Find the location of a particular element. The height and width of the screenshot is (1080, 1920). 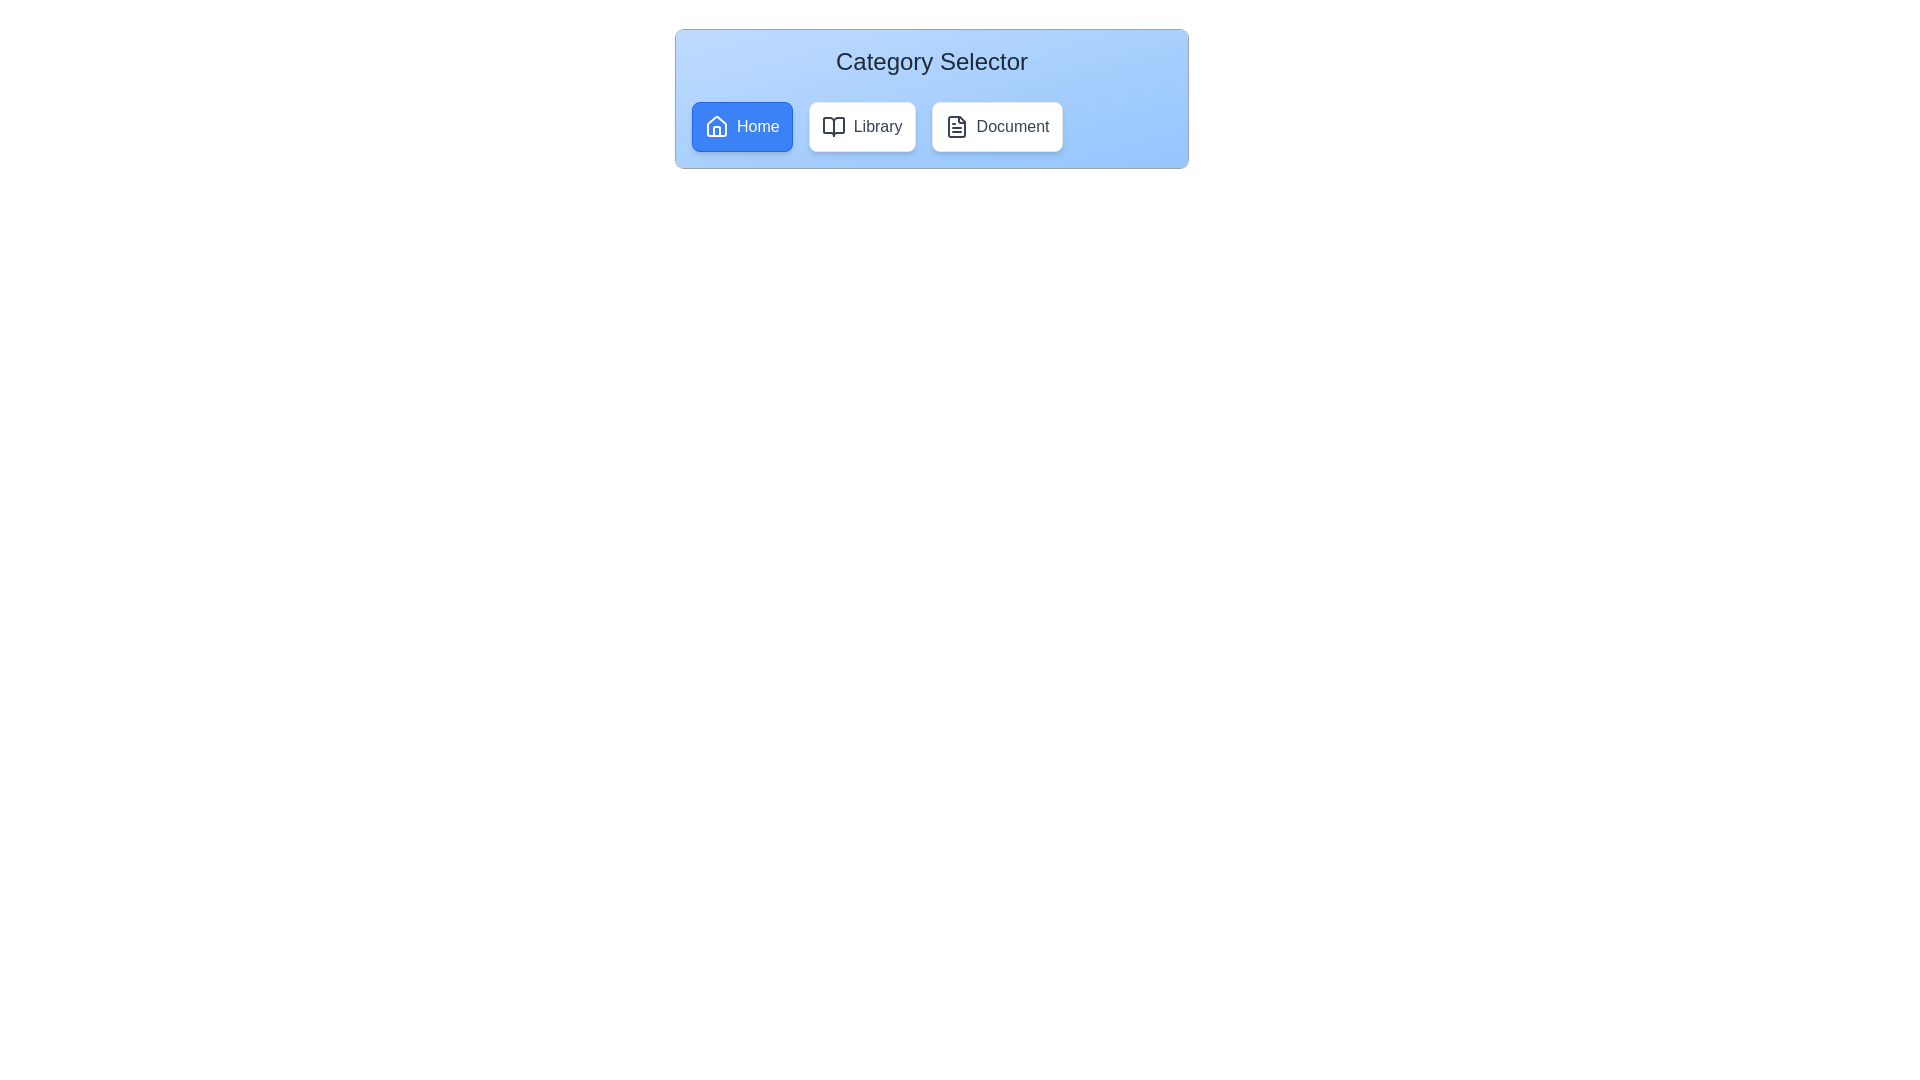

the Library option to observe the visual feedback is located at coordinates (862, 127).